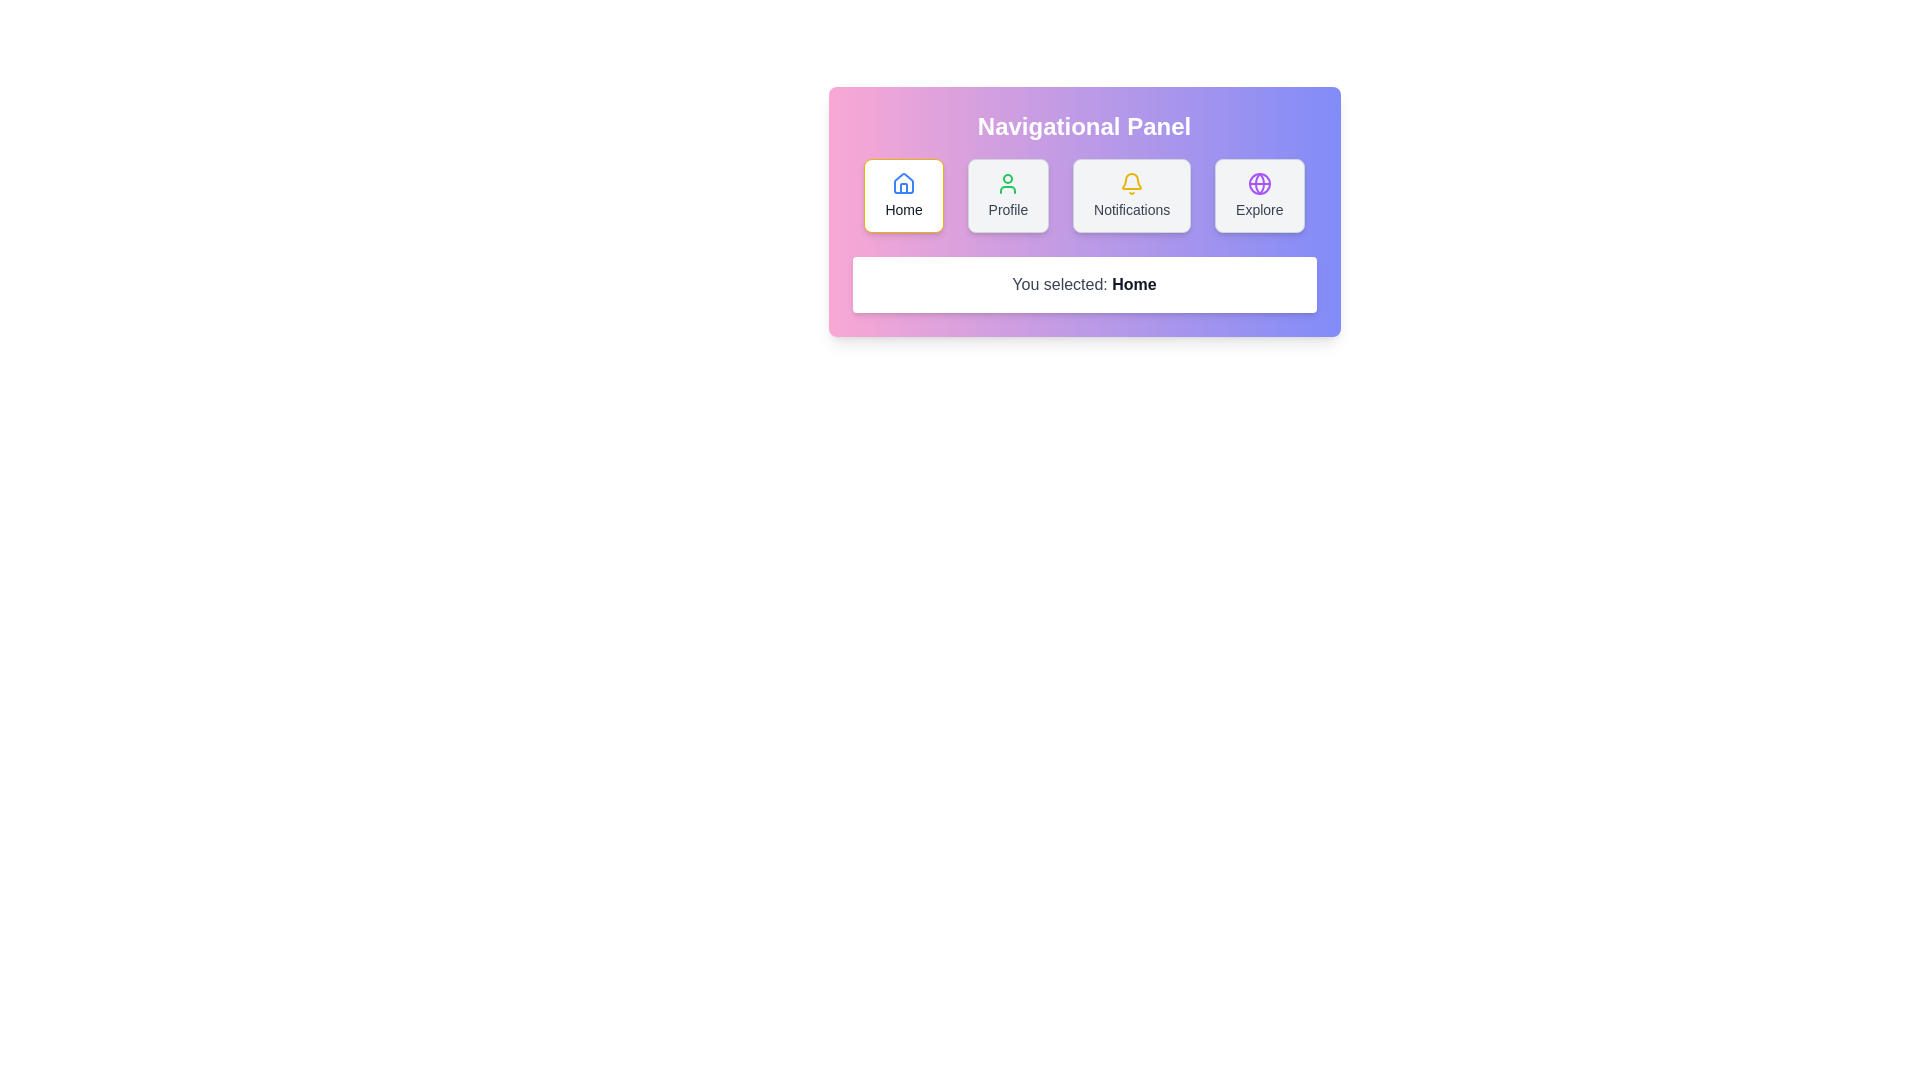 Image resolution: width=1920 pixels, height=1080 pixels. Describe the element at coordinates (1083, 285) in the screenshot. I see `the text display element that shows feedback based on user selections in the navigation panel, located centrally underneath the panel` at that location.